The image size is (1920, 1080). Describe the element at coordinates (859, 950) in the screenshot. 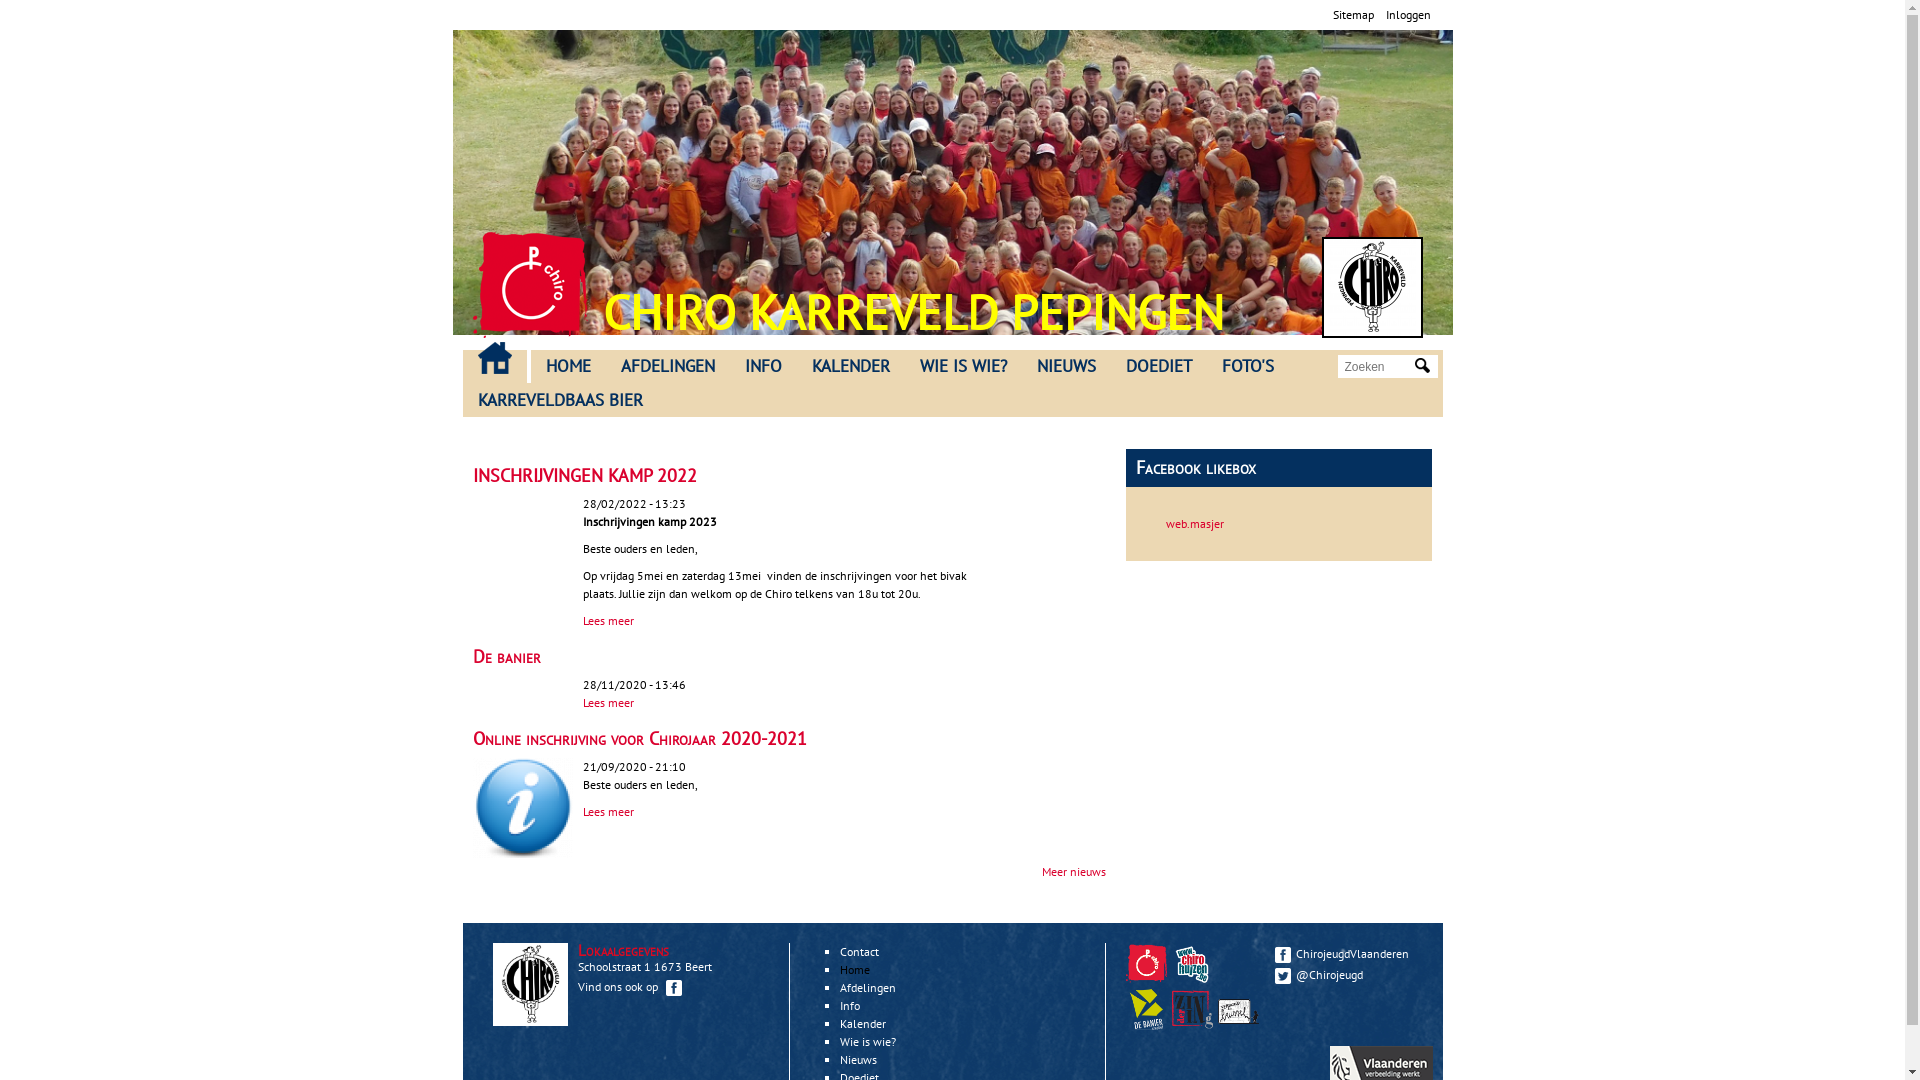

I see `'Contact'` at that location.